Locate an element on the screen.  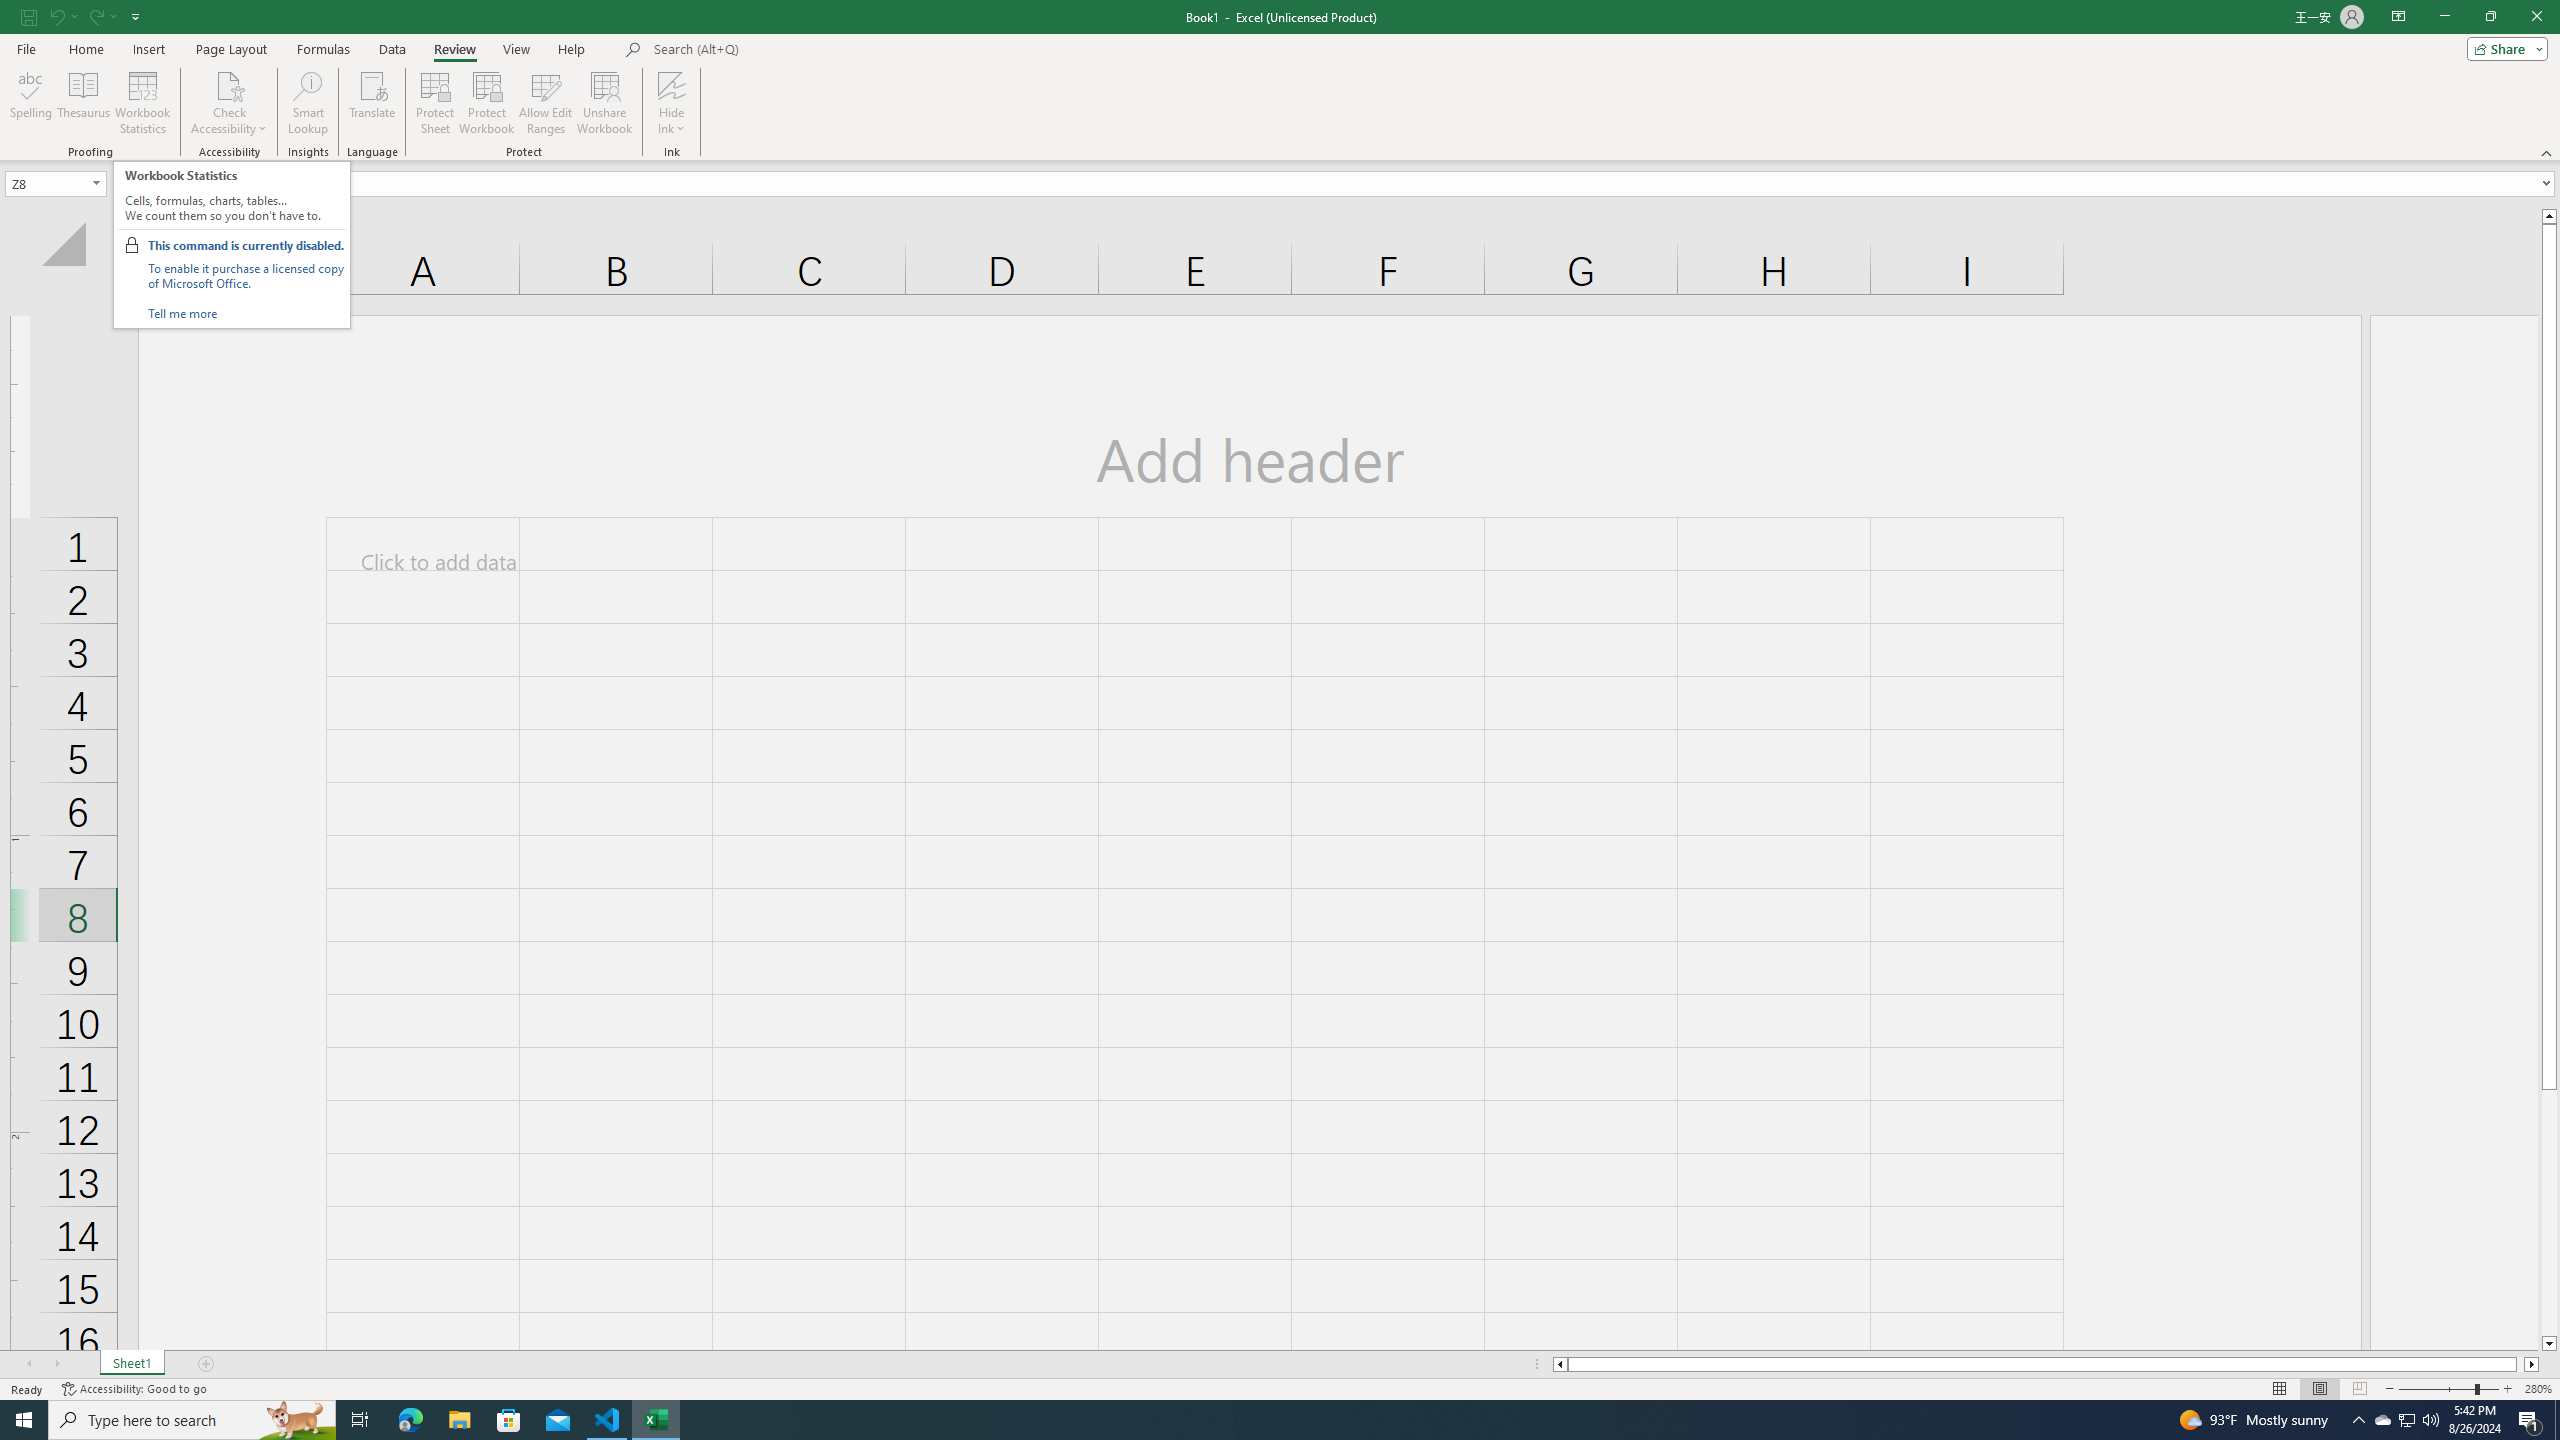
'Thesaurus...' is located at coordinates (82, 103).